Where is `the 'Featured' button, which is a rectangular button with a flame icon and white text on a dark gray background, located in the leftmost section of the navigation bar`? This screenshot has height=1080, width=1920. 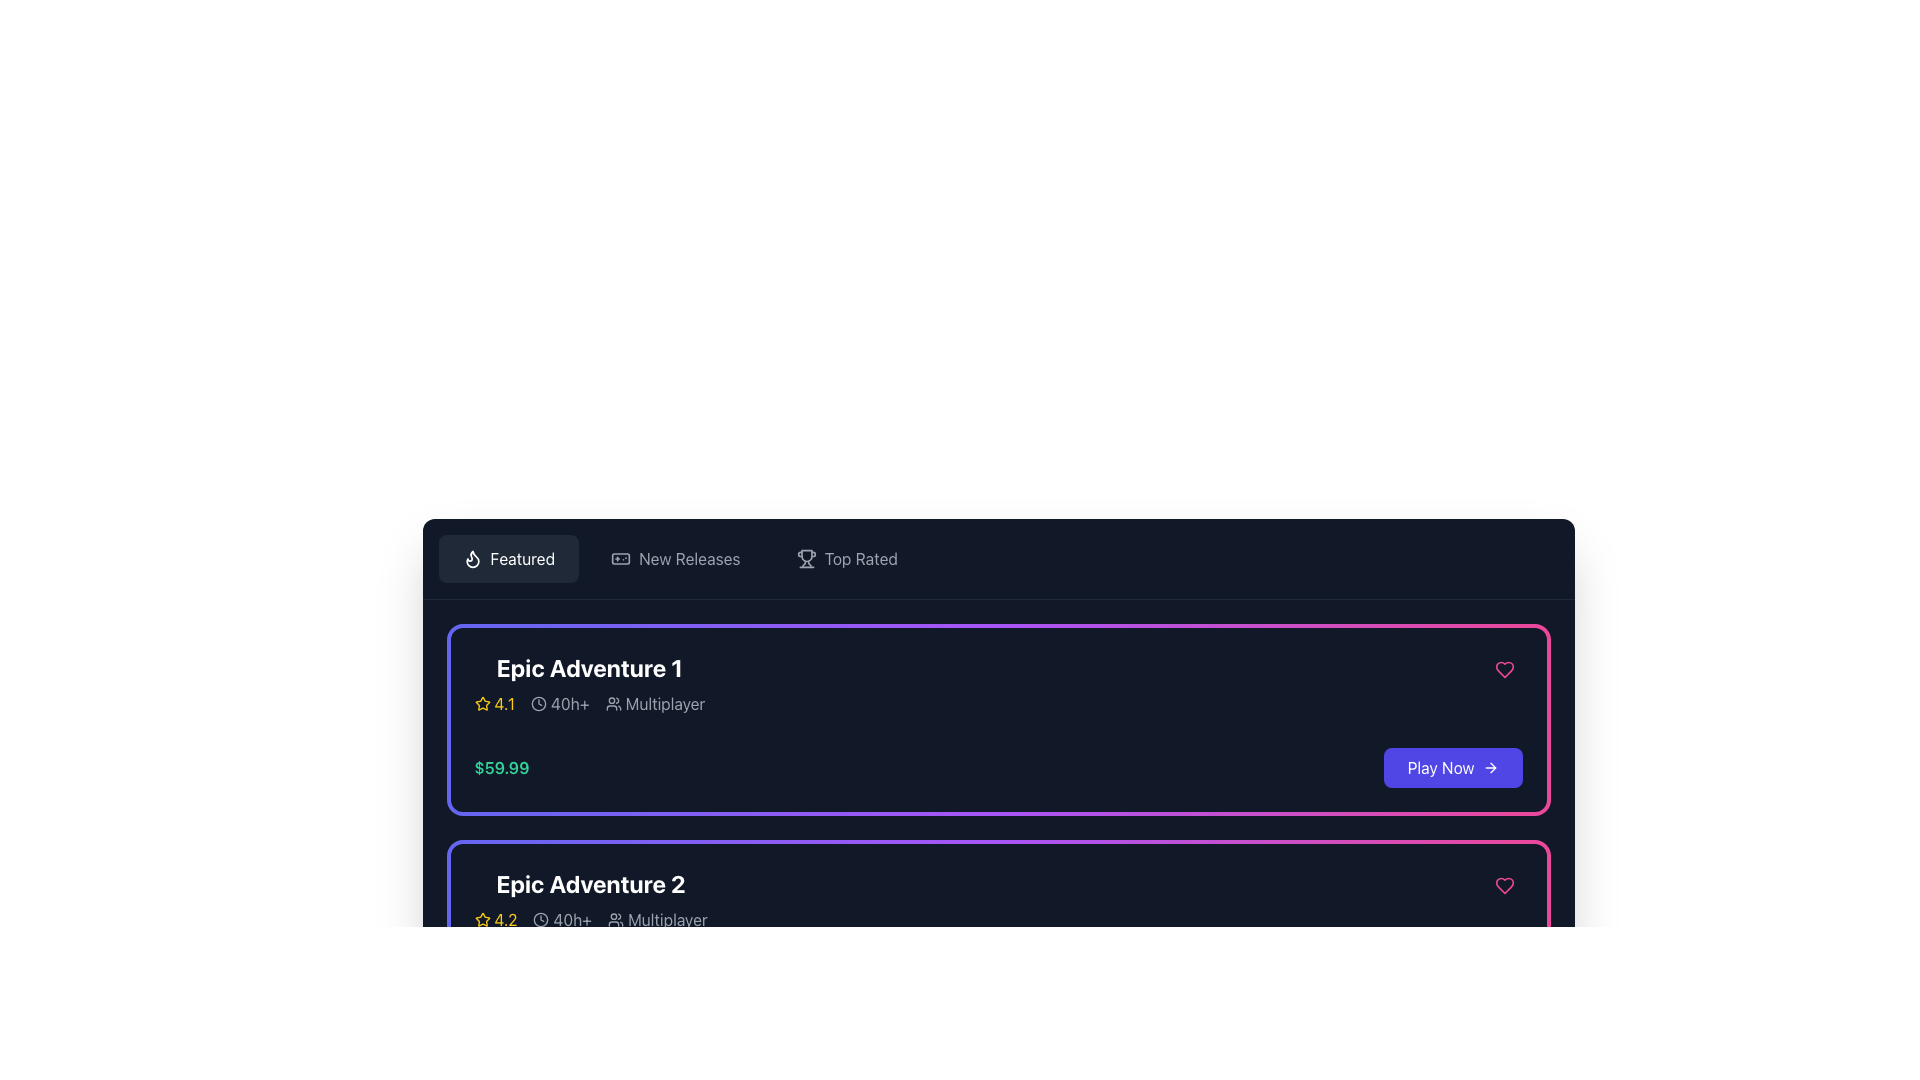
the 'Featured' button, which is a rectangular button with a flame icon and white text on a dark gray background, located in the leftmost section of the navigation bar is located at coordinates (508, 559).